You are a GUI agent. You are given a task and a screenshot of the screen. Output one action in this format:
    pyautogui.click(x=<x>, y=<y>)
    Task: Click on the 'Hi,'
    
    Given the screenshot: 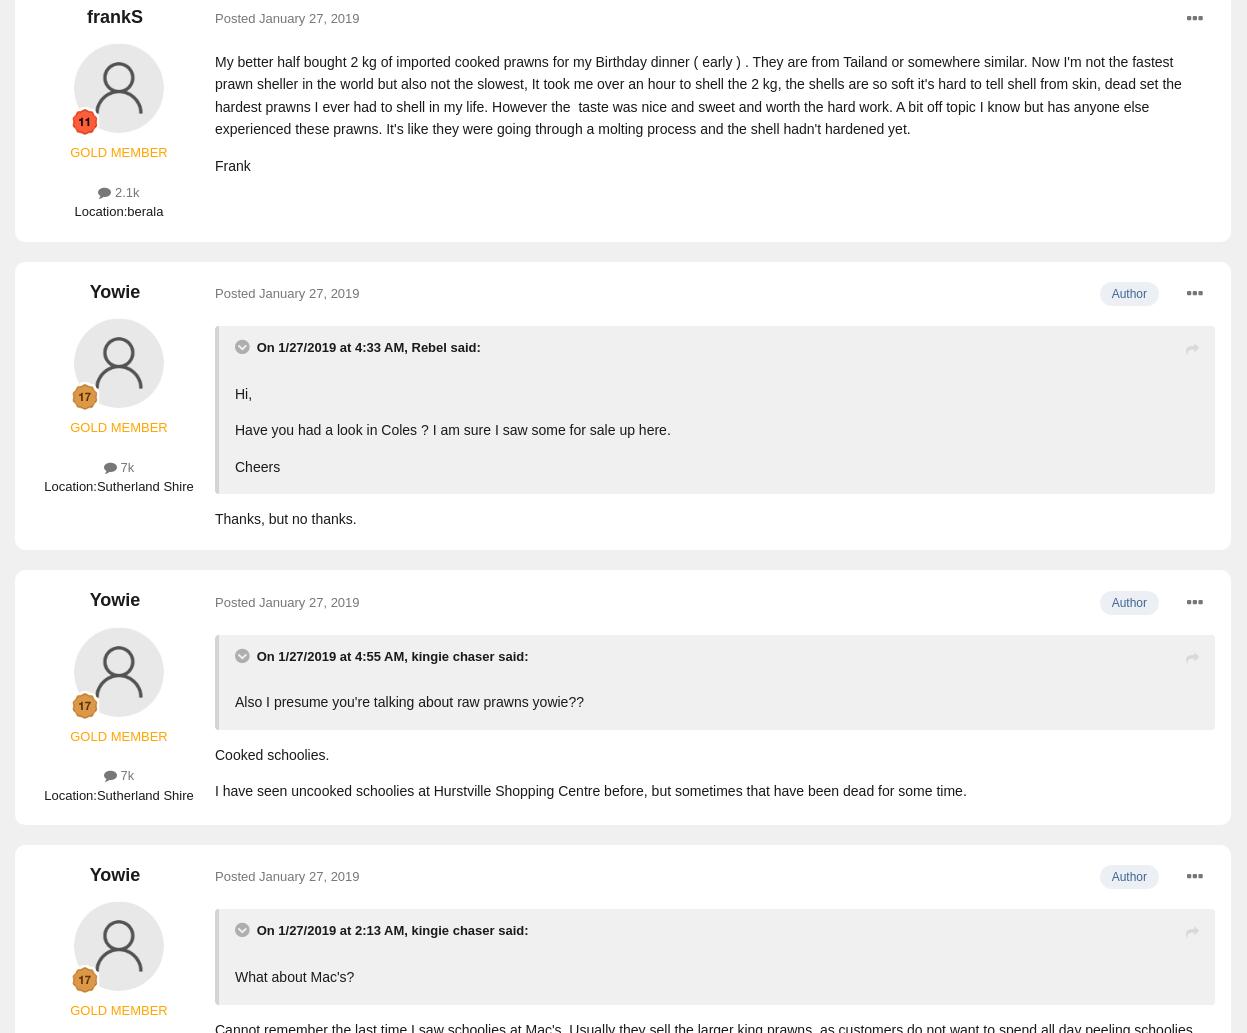 What is the action you would take?
    pyautogui.click(x=242, y=392)
    